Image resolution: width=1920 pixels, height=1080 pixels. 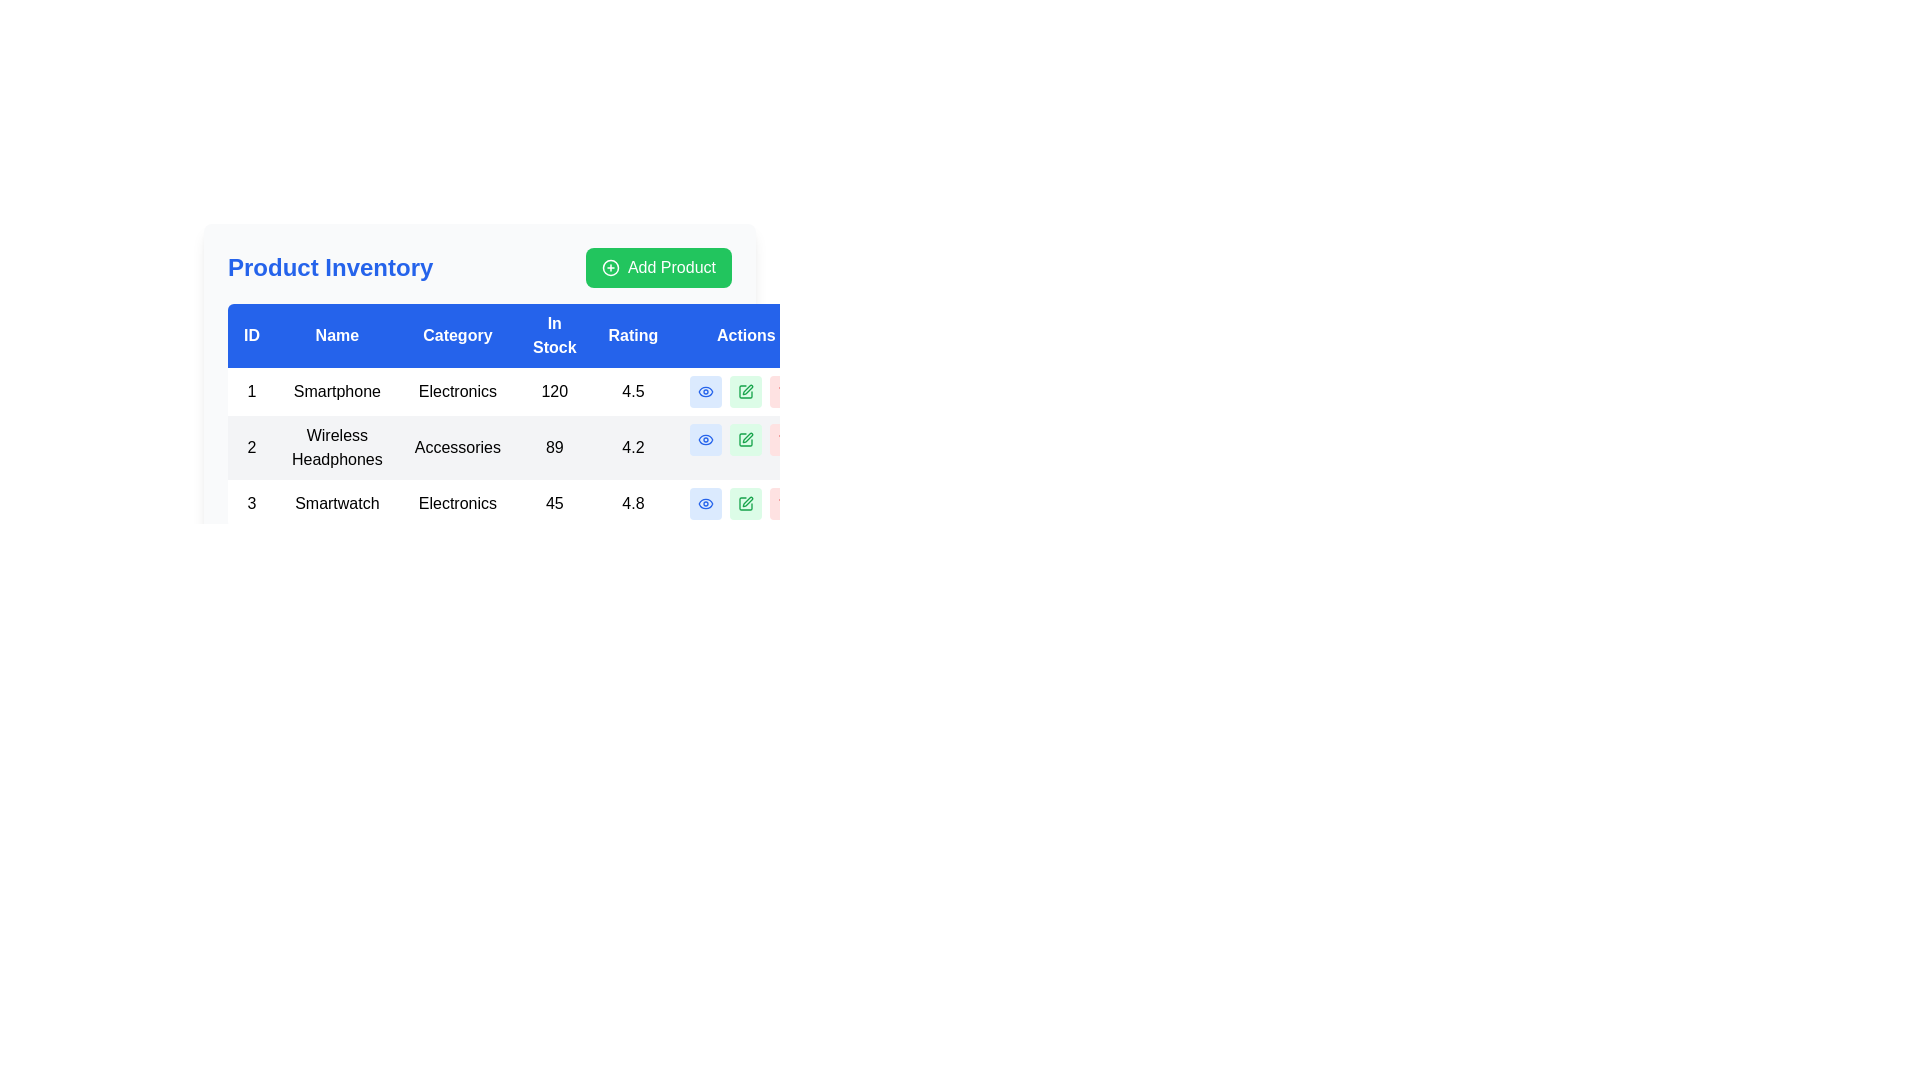 I want to click on the Delete button with an icon in the Actions column of the third row of the inventory table labeled 'Smartwatch' for accessibility, so click(x=785, y=503).